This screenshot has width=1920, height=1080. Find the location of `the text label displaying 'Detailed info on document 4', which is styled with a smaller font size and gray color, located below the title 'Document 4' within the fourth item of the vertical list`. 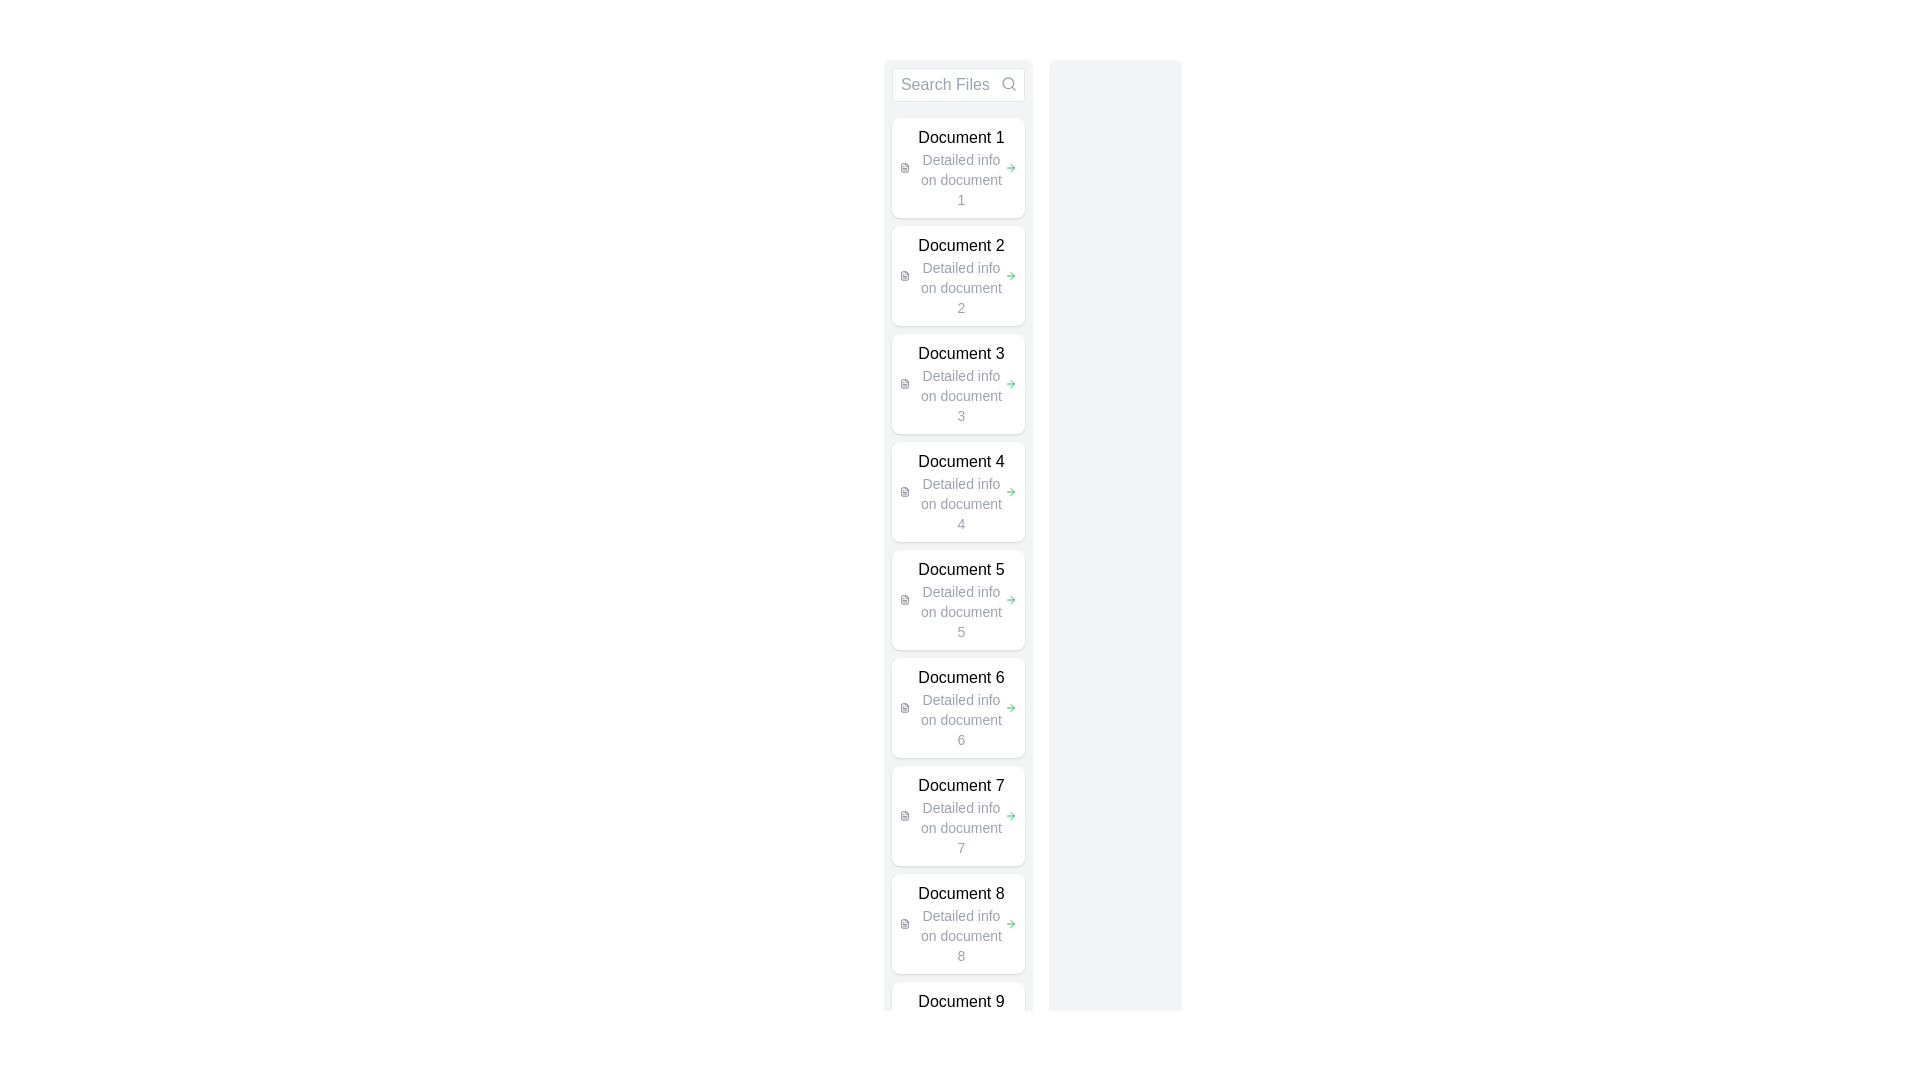

the text label displaying 'Detailed info on document 4', which is styled with a smaller font size and gray color, located below the title 'Document 4' within the fourth item of the vertical list is located at coordinates (961, 503).